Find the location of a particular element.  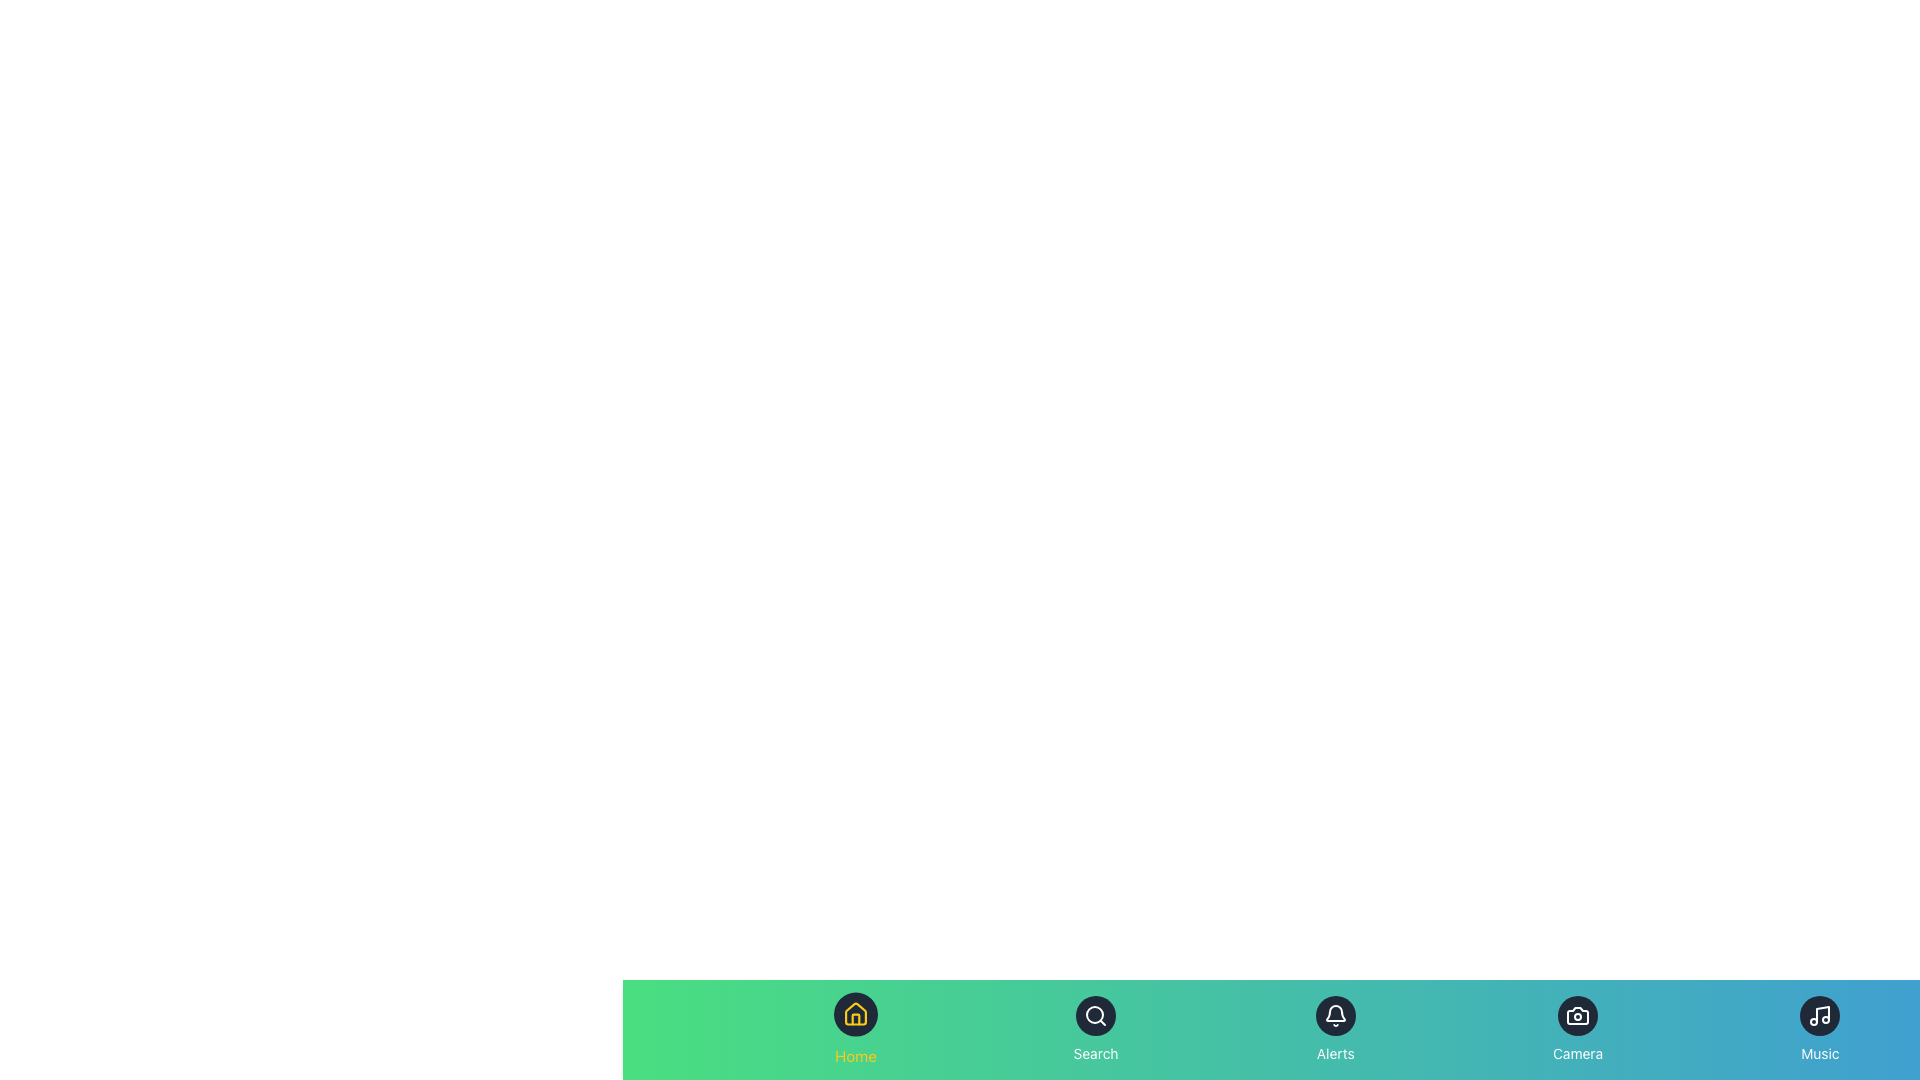

the 'Alerts' button, which features a bell icon on a dark blue circular background, located in the bottom navigation bar as the third item from the left is located at coordinates (1335, 1029).